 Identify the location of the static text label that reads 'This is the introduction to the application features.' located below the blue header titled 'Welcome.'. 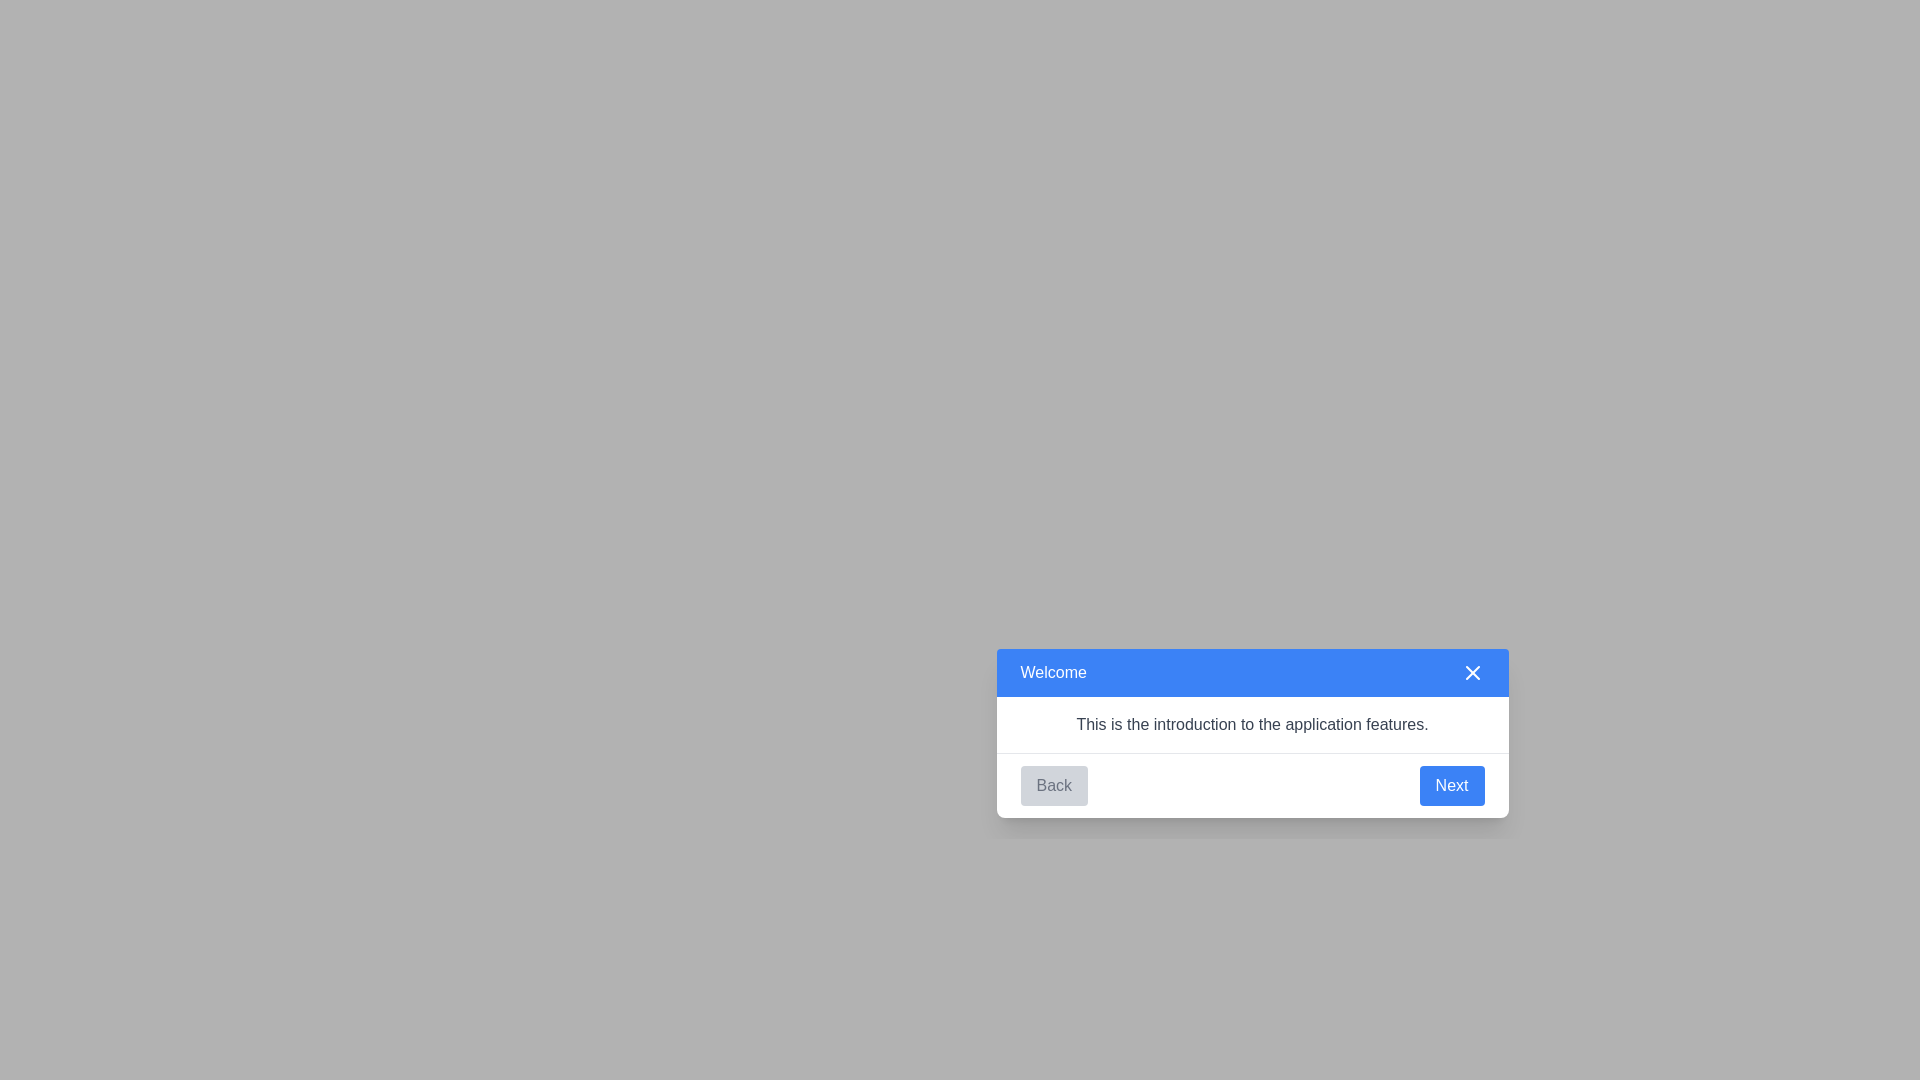
(1251, 724).